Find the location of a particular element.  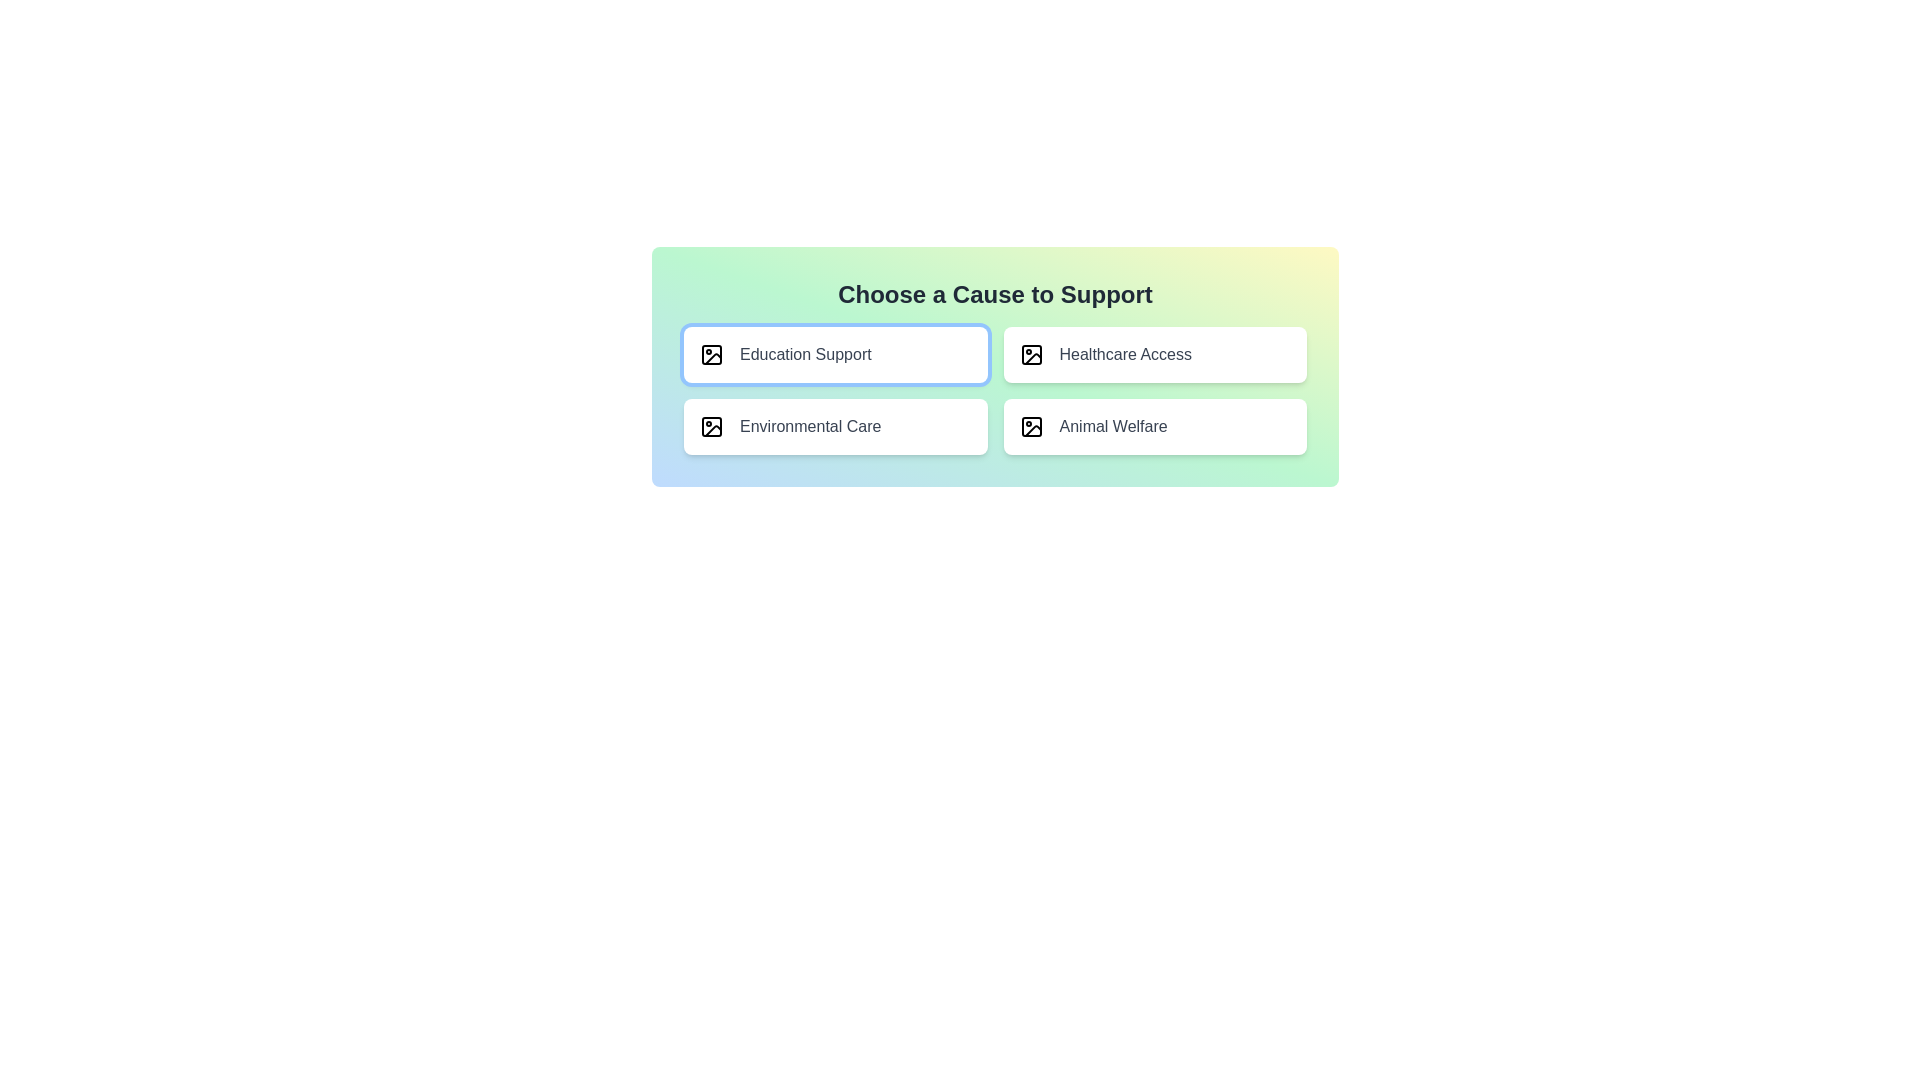

text label that says 'Animal Welfare', which is styled with a medium-sized, gray-colored font and located in the bottom-right cell of a 2x2 grid layout is located at coordinates (1092, 426).